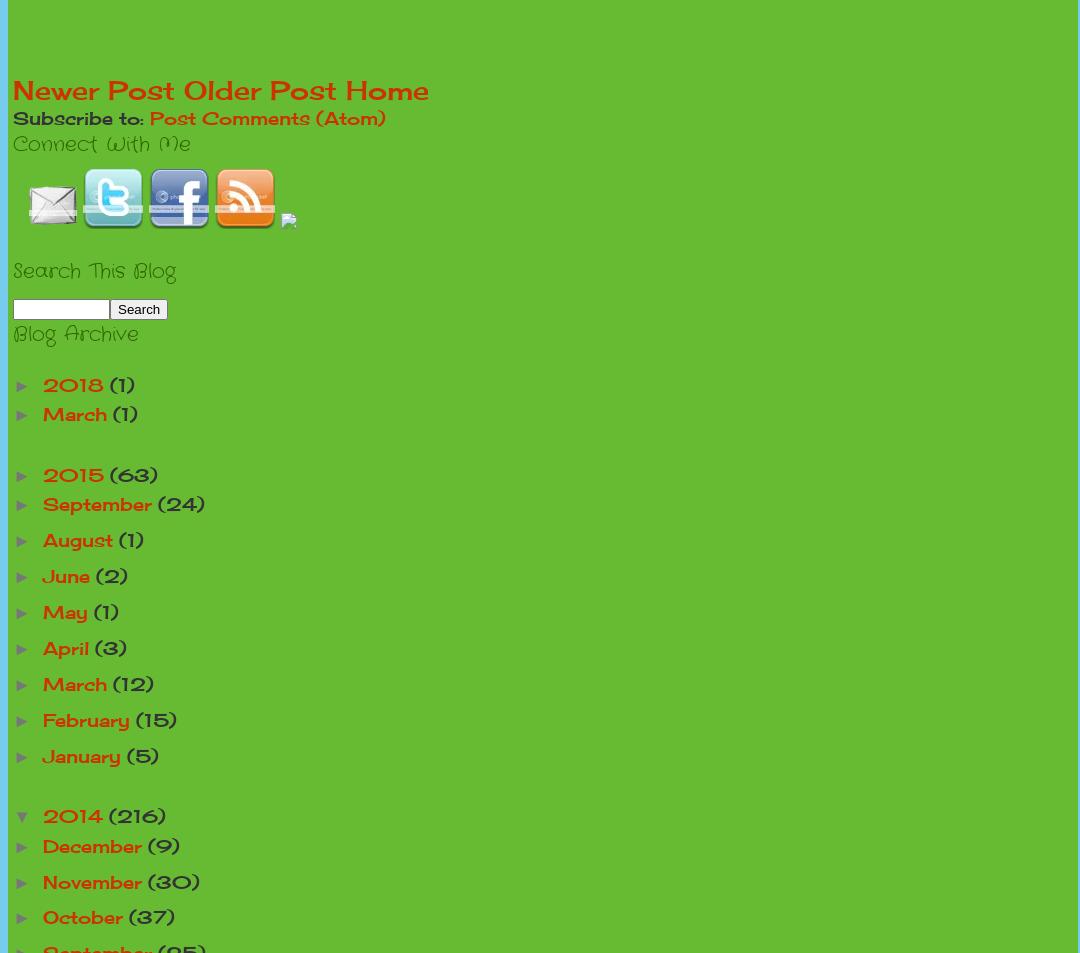 This screenshot has width=1080, height=953. Describe the element at coordinates (133, 683) in the screenshot. I see `'(12)'` at that location.